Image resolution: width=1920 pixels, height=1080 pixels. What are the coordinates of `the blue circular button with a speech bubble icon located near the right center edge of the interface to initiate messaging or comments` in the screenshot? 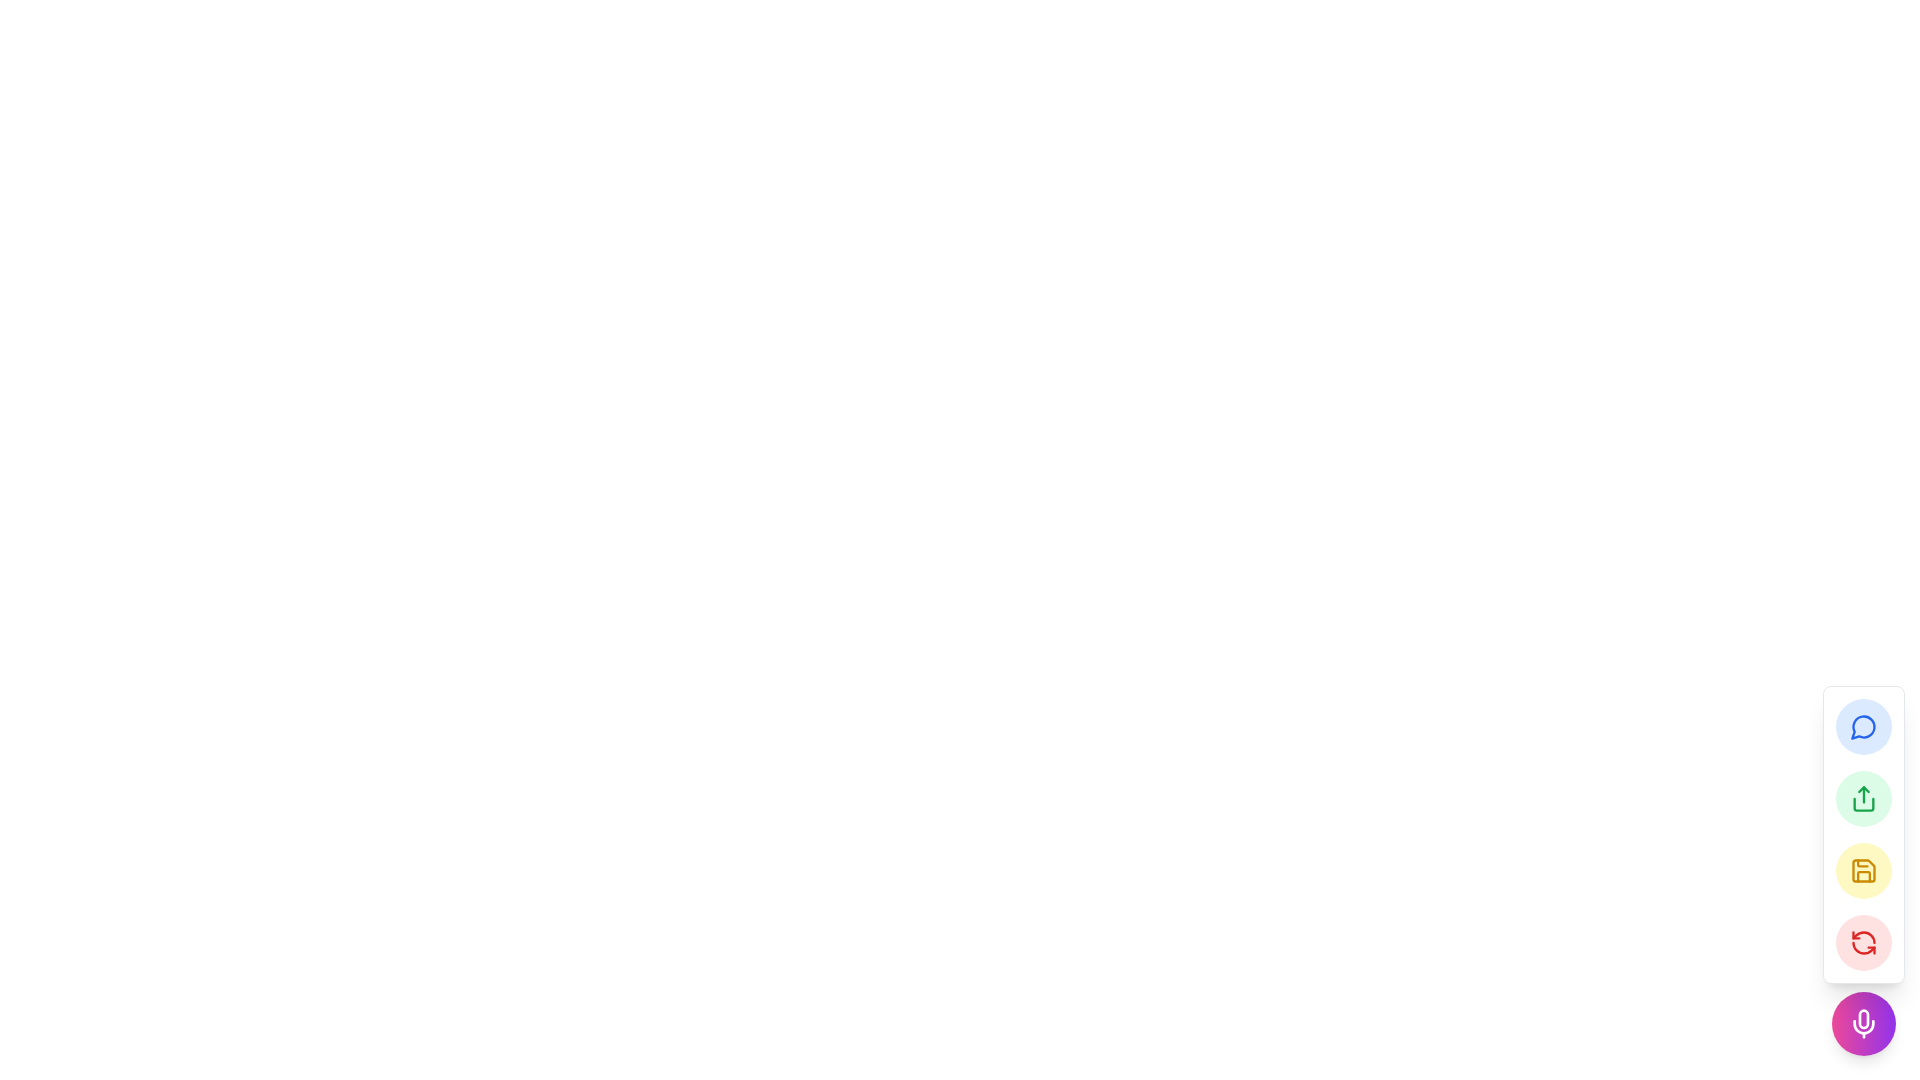 It's located at (1862, 726).